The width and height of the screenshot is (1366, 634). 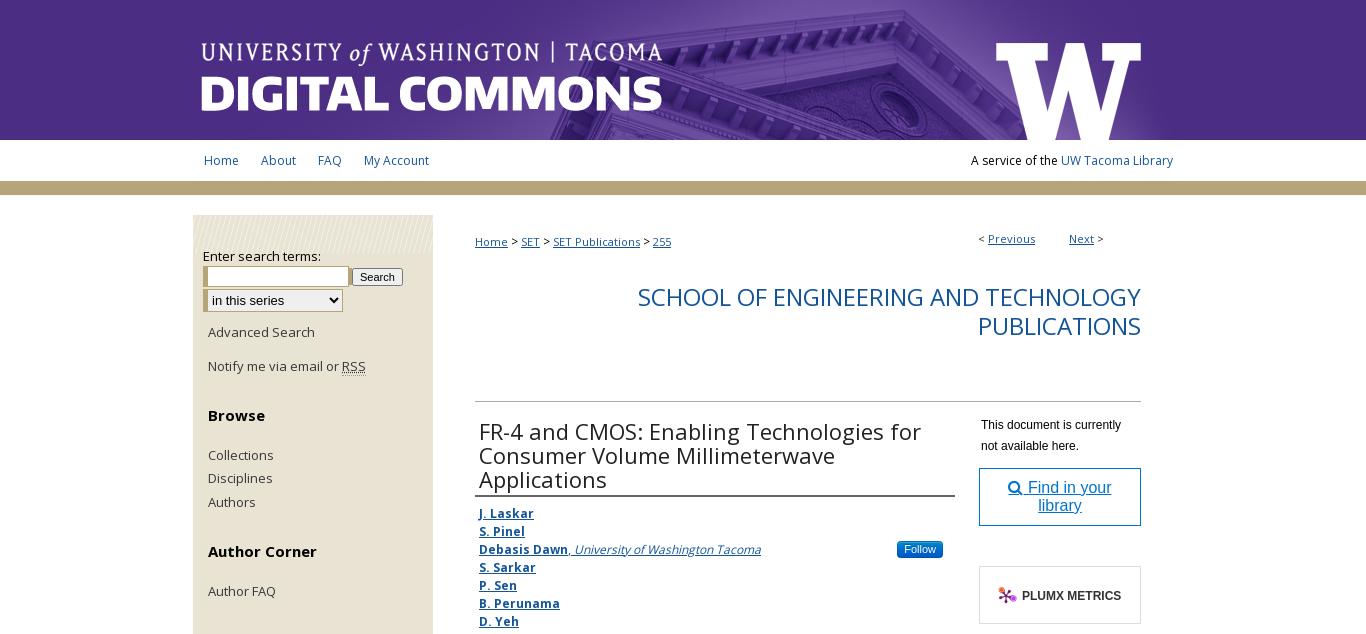 What do you see at coordinates (491, 240) in the screenshot?
I see `'Home'` at bounding box center [491, 240].